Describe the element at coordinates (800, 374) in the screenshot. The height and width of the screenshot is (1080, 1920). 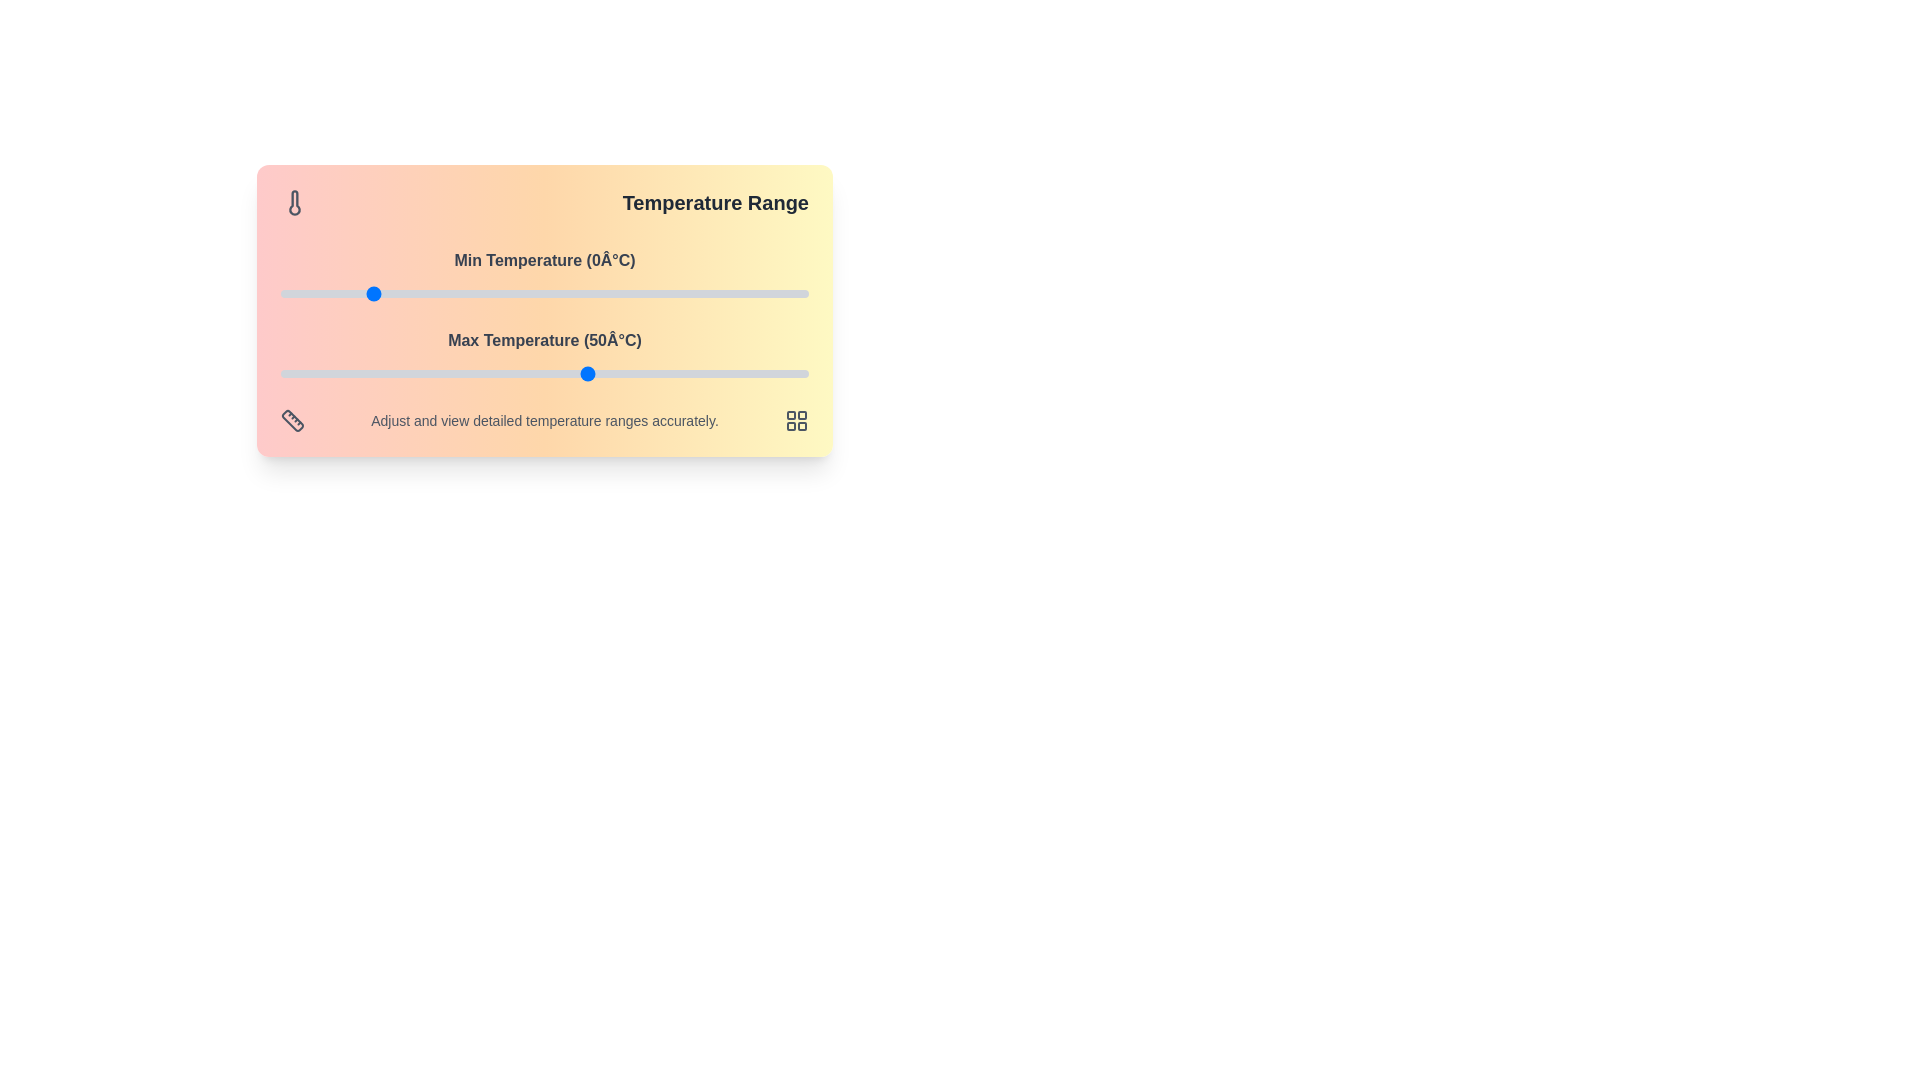
I see `the maximum temperature slider to 98°C` at that location.